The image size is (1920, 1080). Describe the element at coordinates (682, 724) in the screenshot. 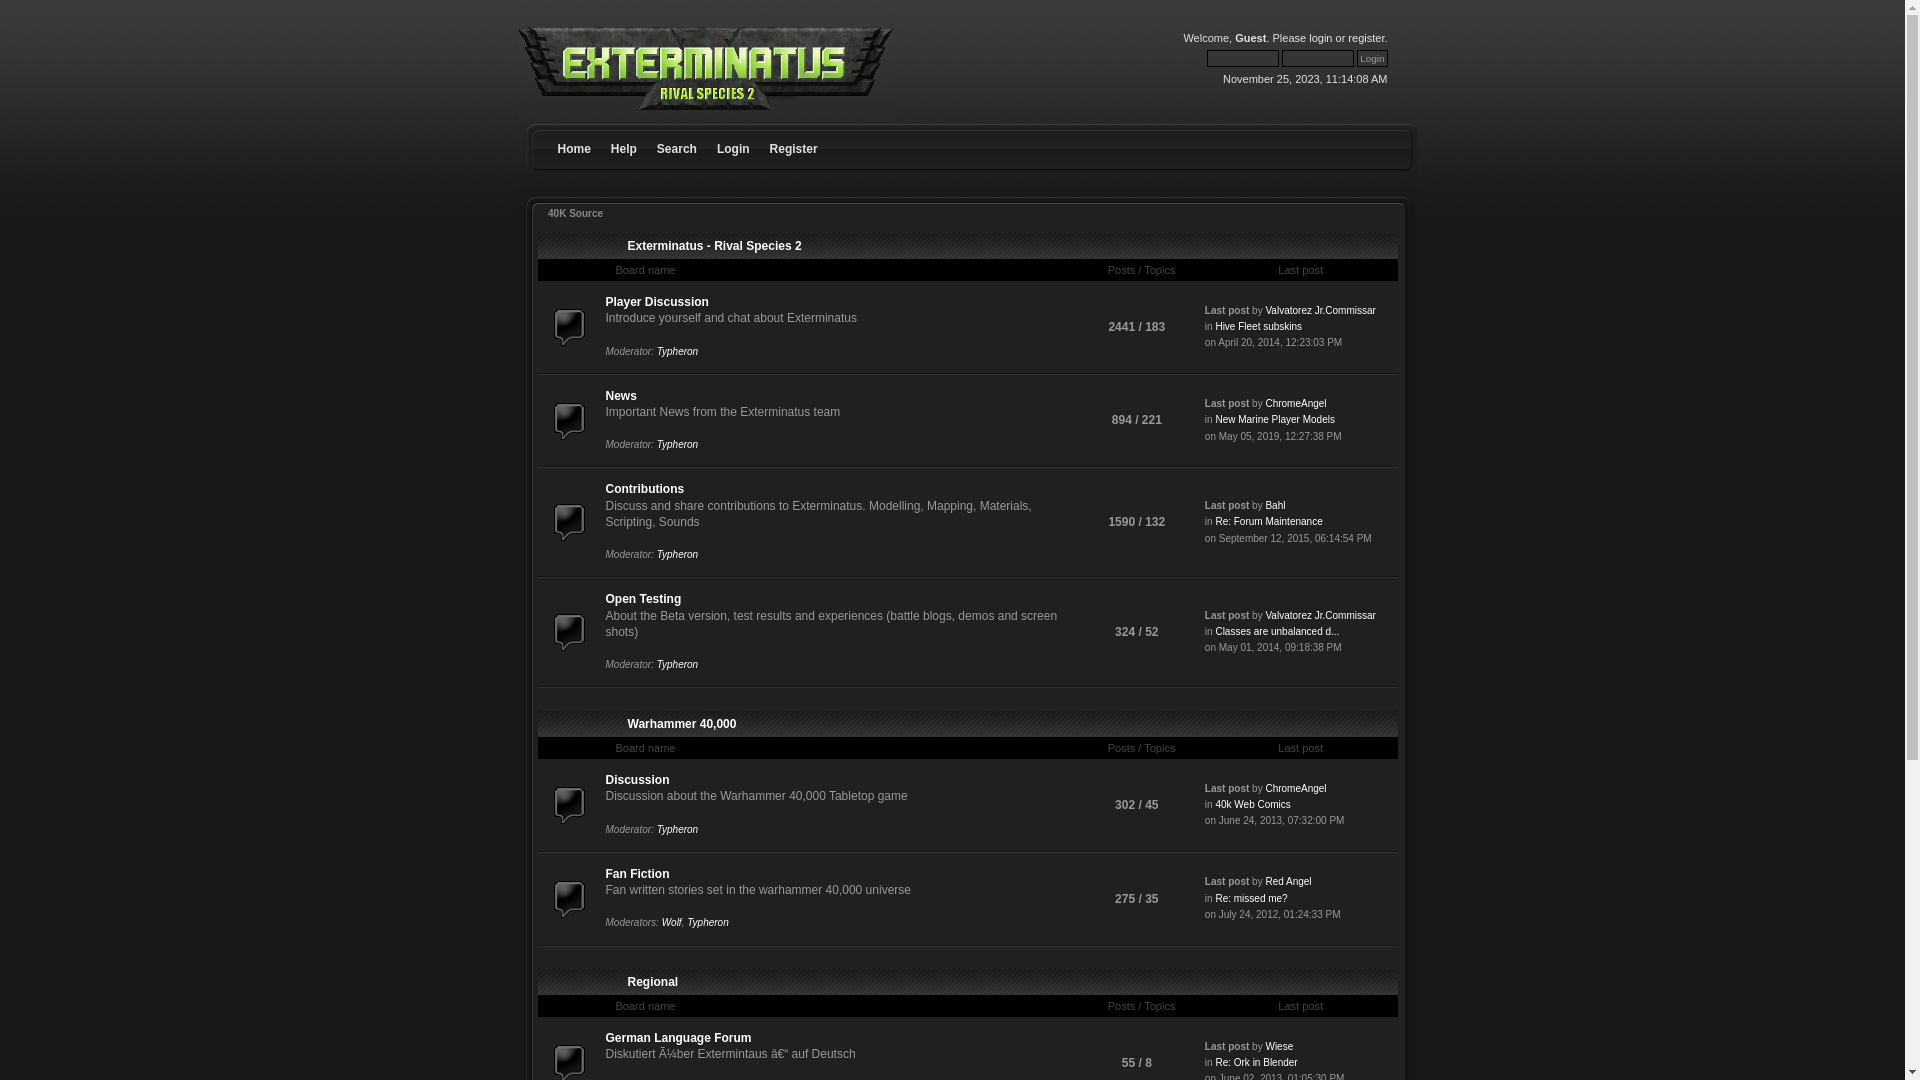

I see `'Warhammer 40,000'` at that location.